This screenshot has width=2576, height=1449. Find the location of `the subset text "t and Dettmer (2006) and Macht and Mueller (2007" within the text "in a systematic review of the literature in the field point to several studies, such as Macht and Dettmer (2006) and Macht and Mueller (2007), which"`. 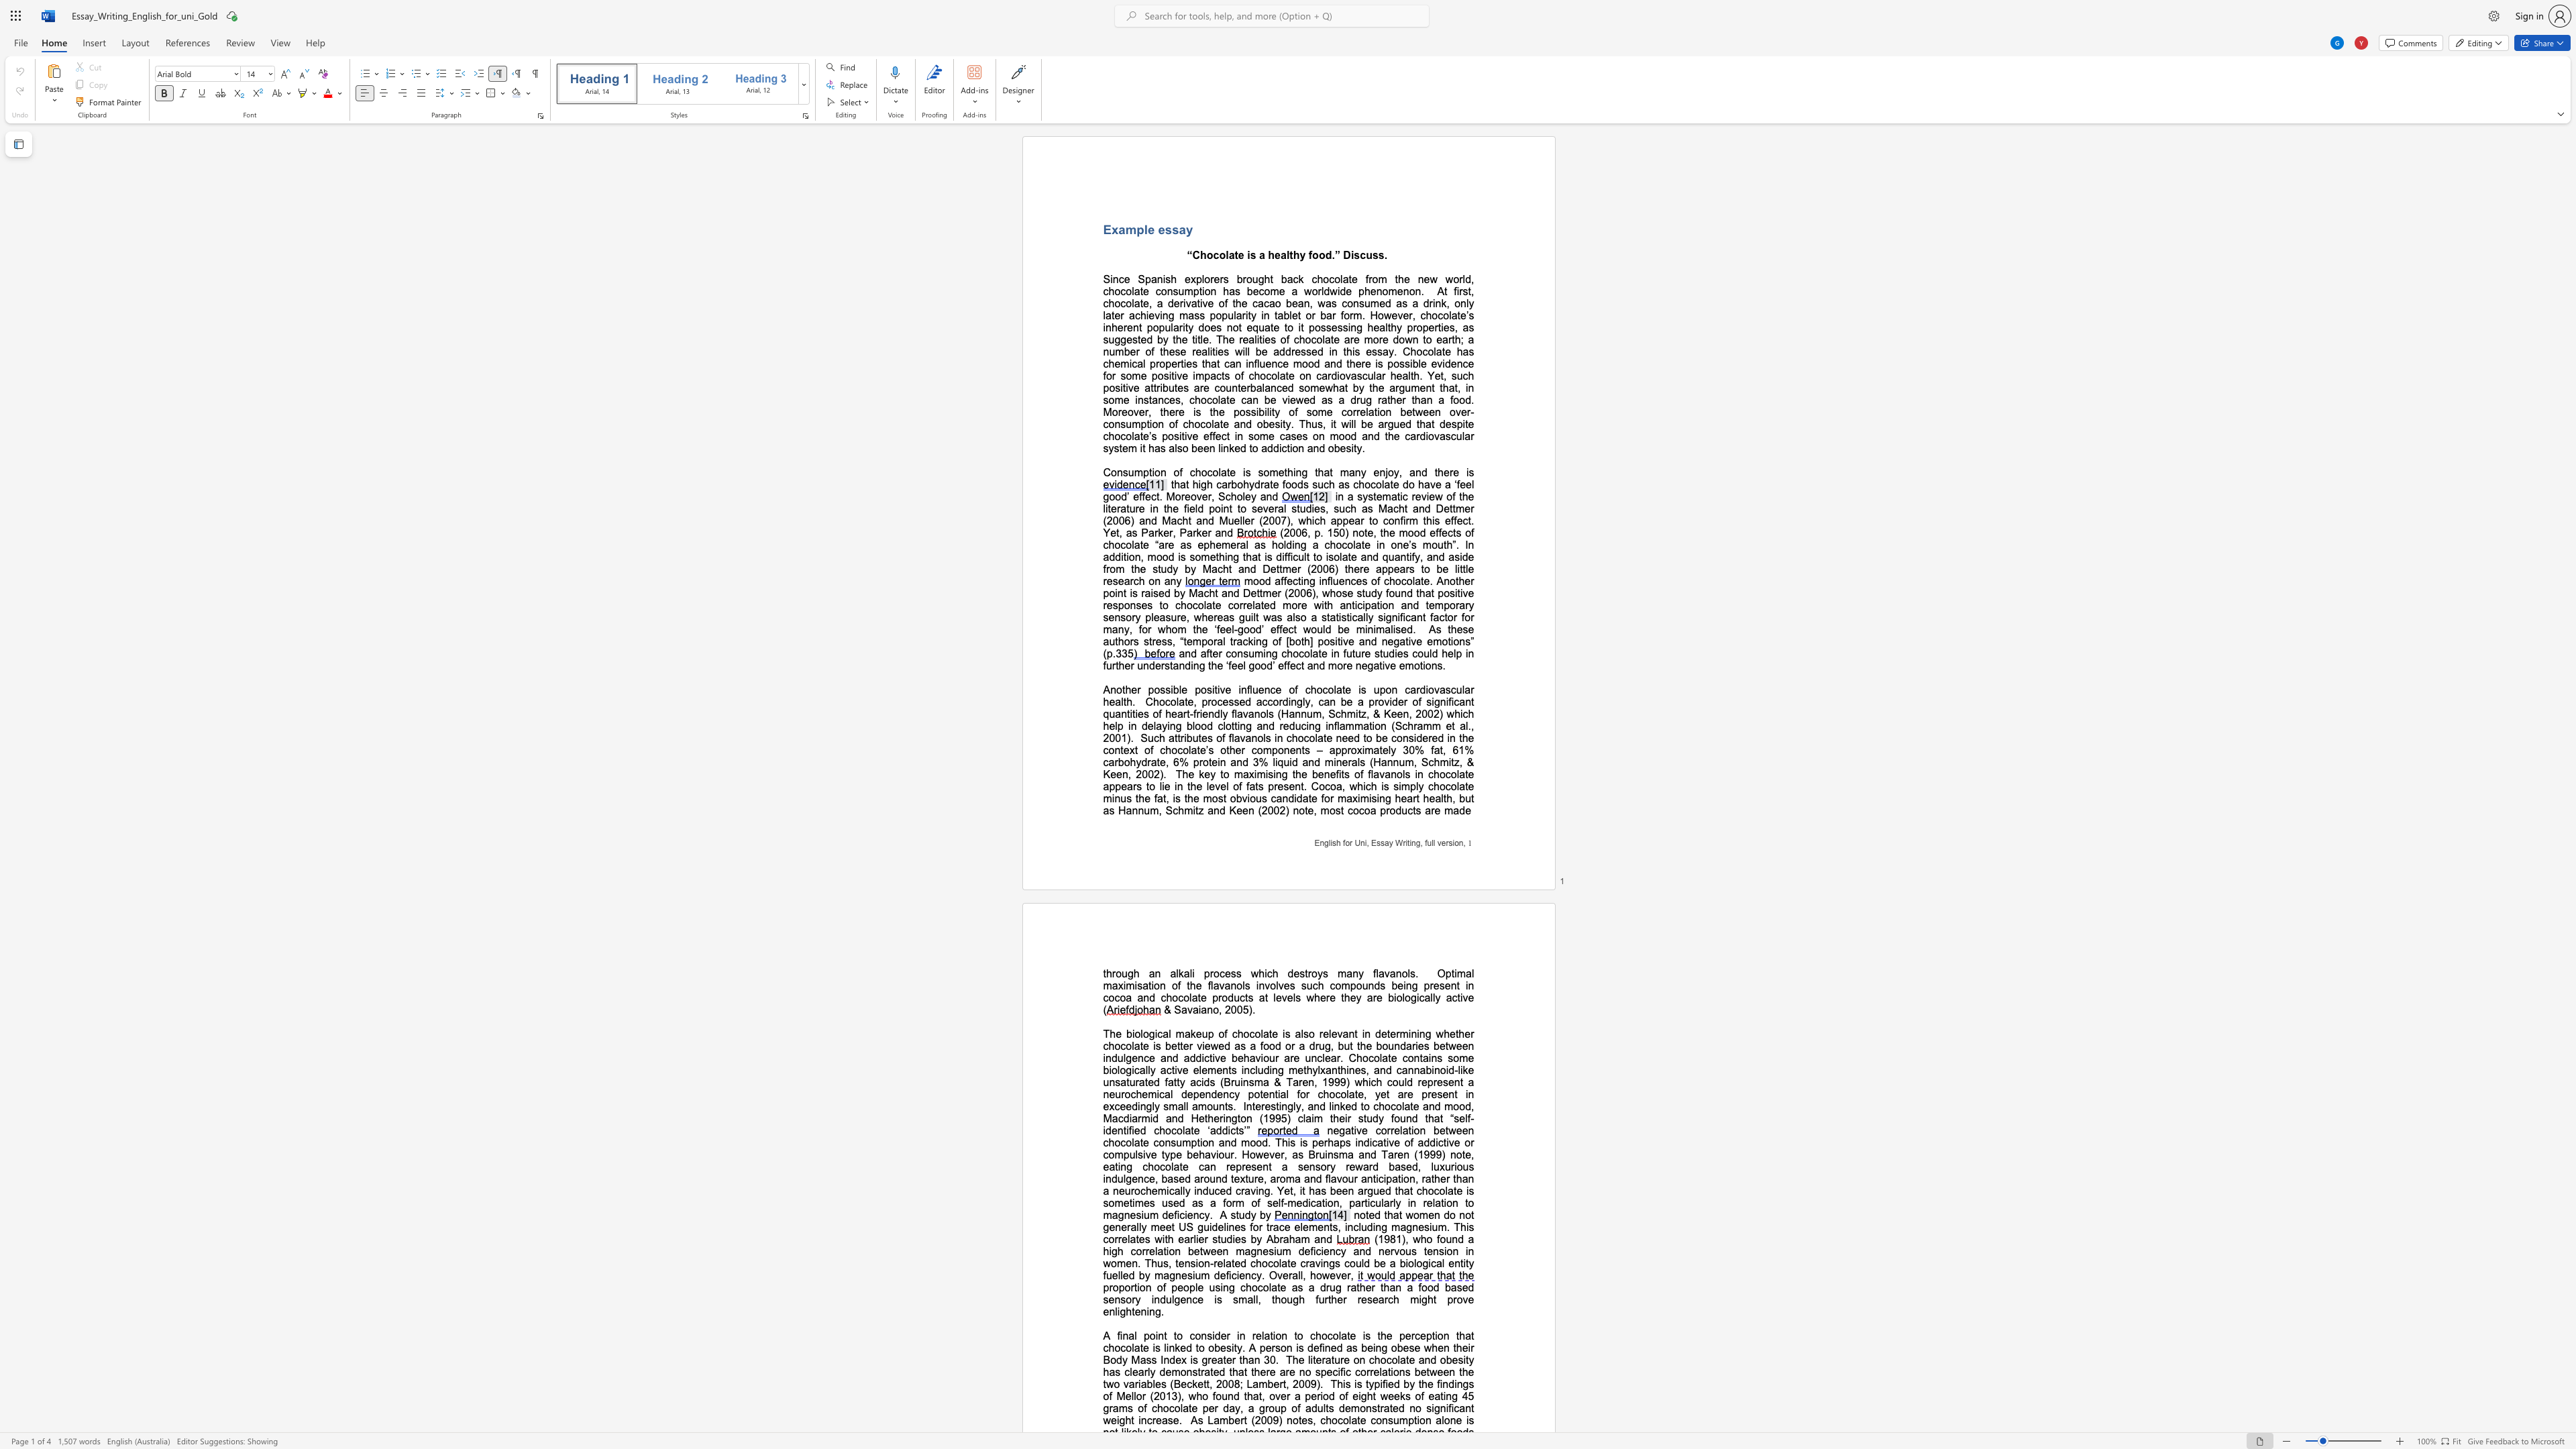

the subset text "t and Dettmer (2006) and Macht and Mueller (2007" within the text "in a systematic review of the literature in the field point to several studies, such as Macht and Dettmer (2006) and Macht and Mueller (2007), which" is located at coordinates (1404, 508).